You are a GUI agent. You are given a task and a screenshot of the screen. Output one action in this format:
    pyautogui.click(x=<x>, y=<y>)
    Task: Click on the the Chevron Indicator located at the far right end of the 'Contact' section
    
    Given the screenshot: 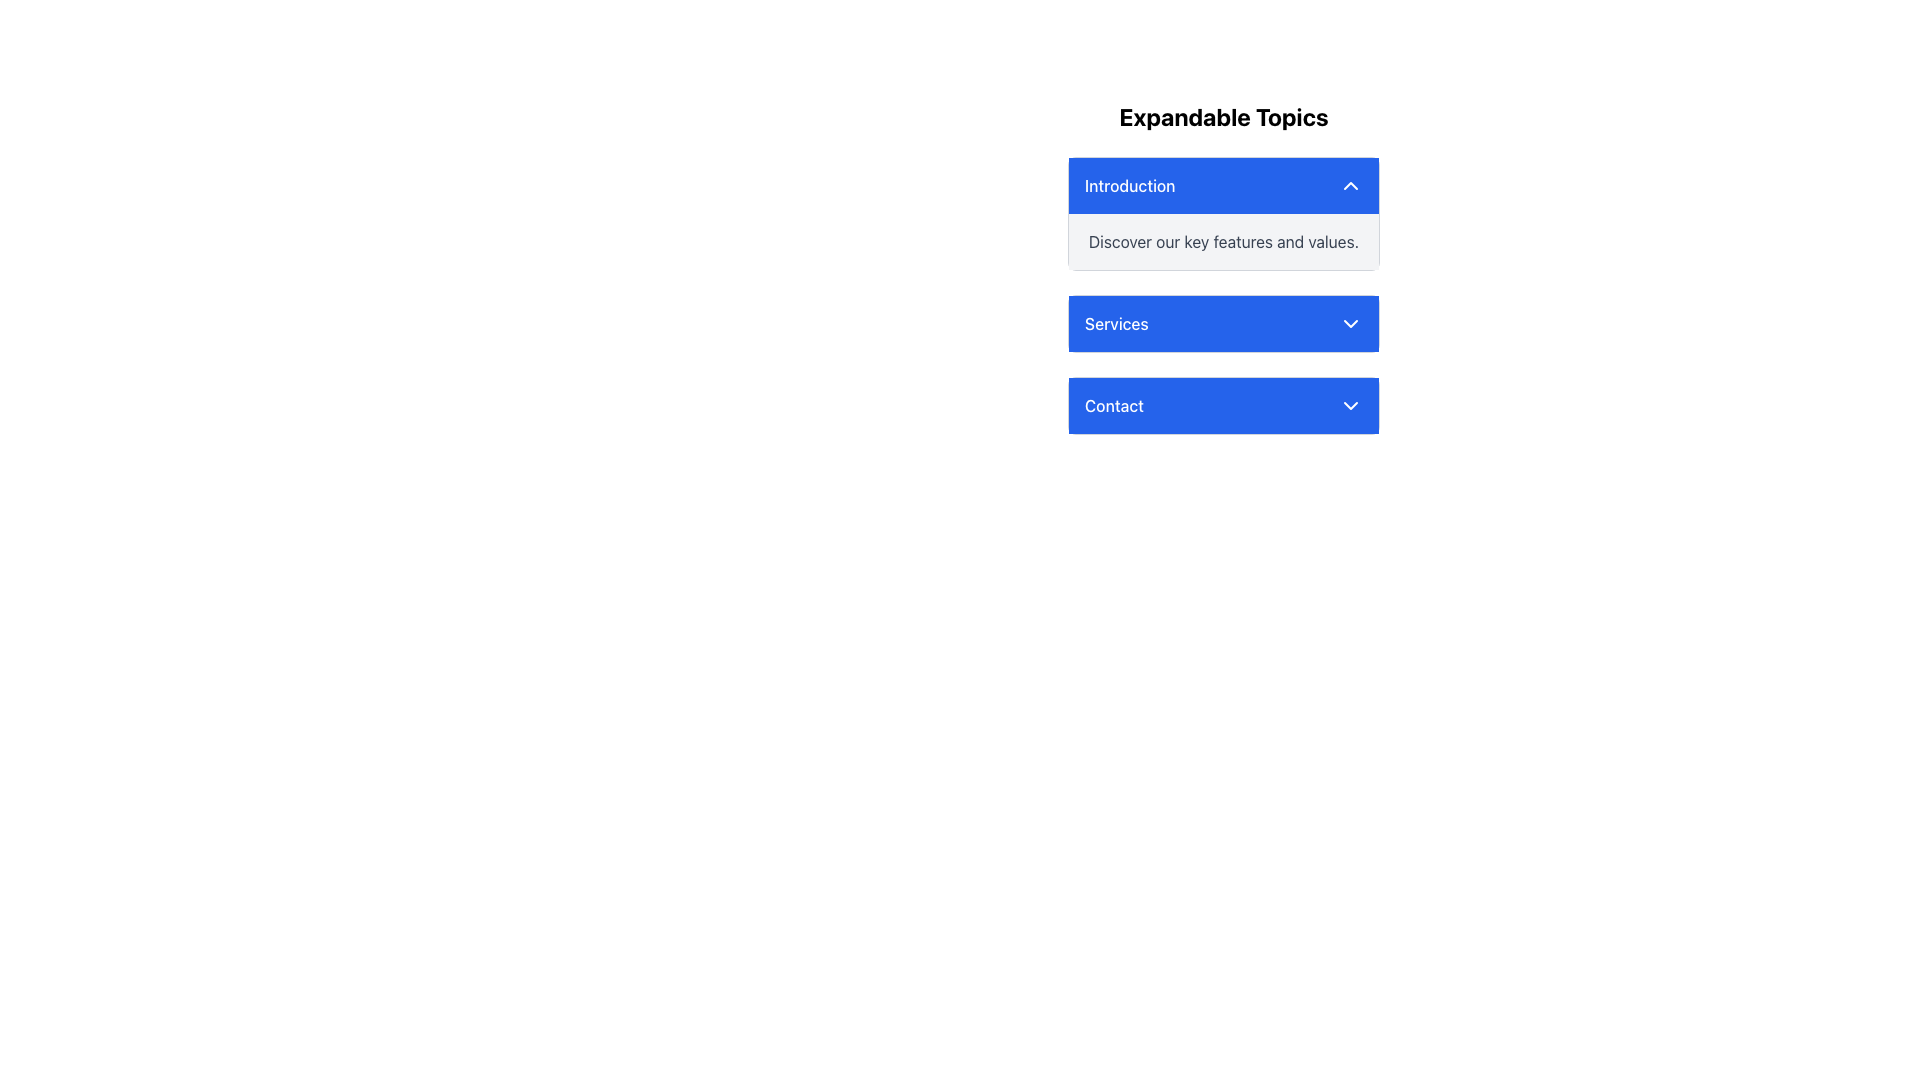 What is the action you would take?
    pyautogui.click(x=1350, y=405)
    